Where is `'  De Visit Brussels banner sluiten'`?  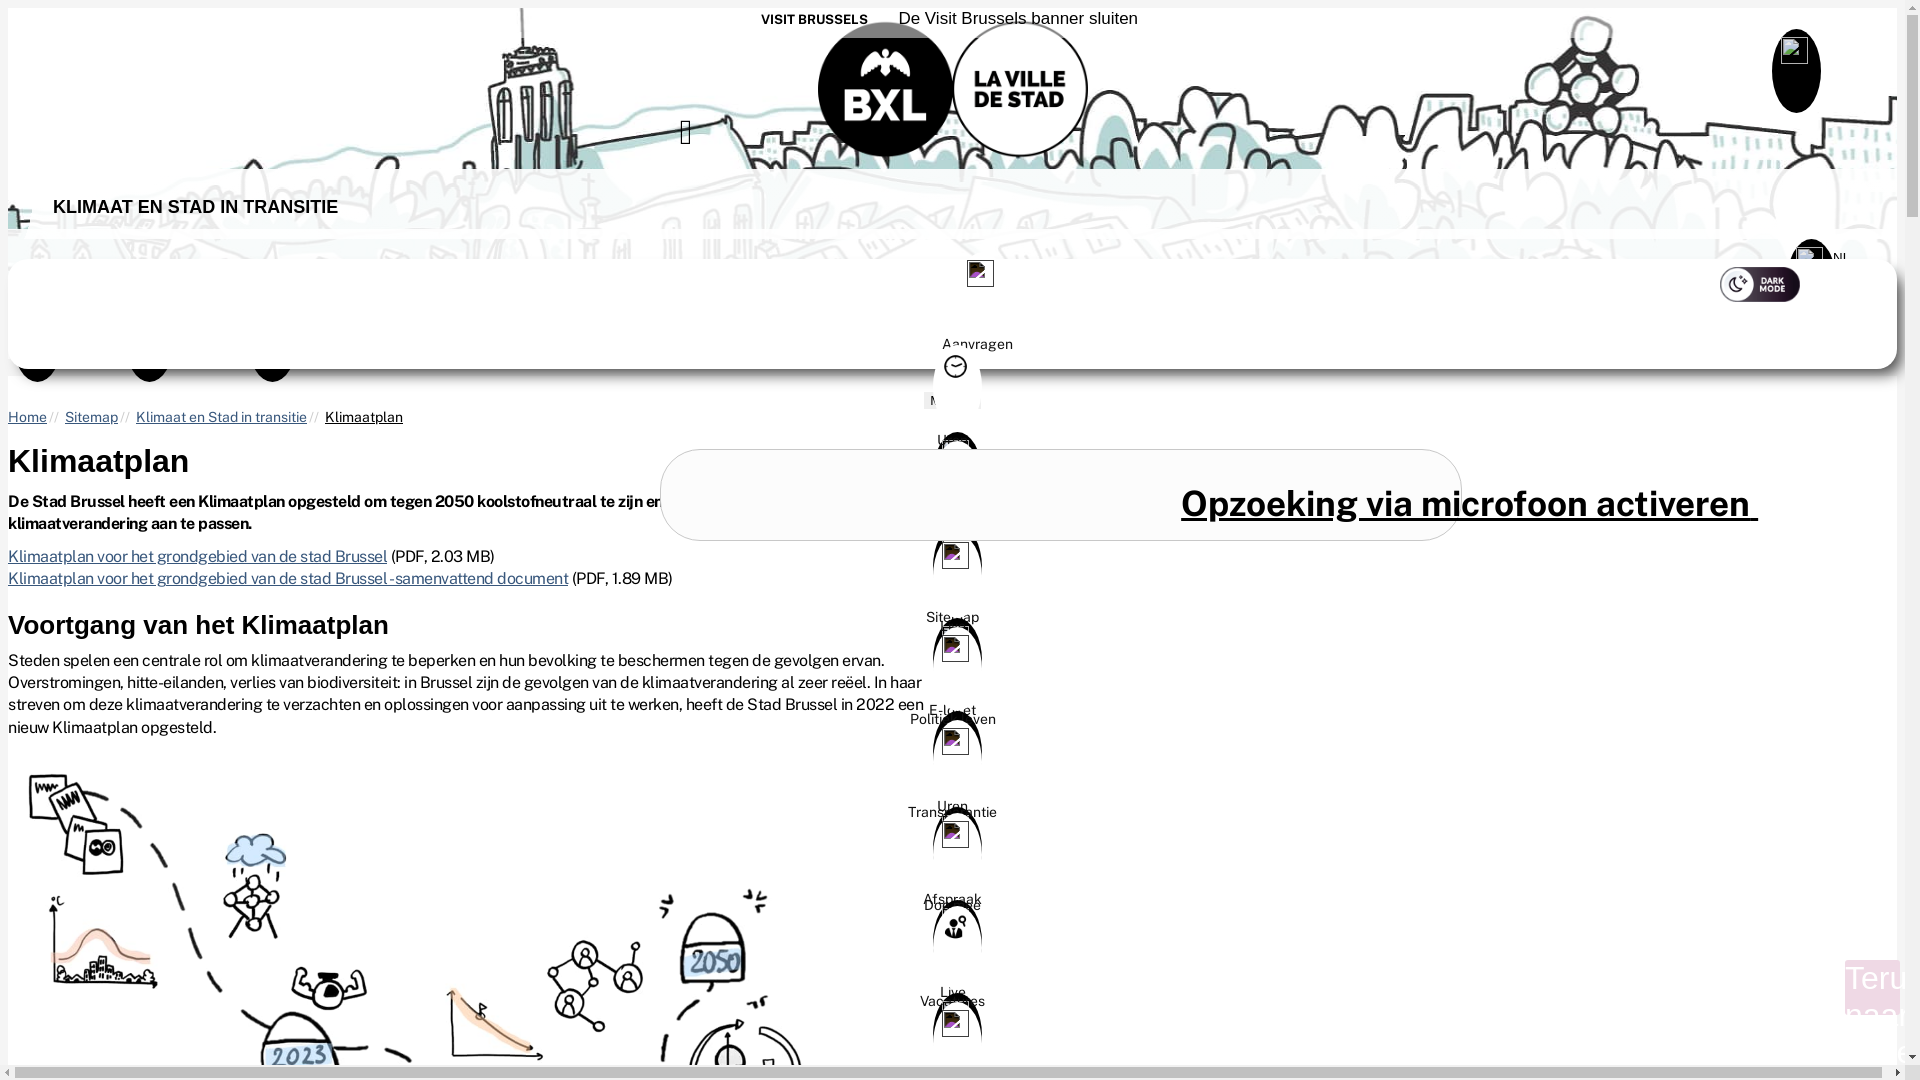 '  De Visit Brussels banner sluiten' is located at coordinates (1013, 19).